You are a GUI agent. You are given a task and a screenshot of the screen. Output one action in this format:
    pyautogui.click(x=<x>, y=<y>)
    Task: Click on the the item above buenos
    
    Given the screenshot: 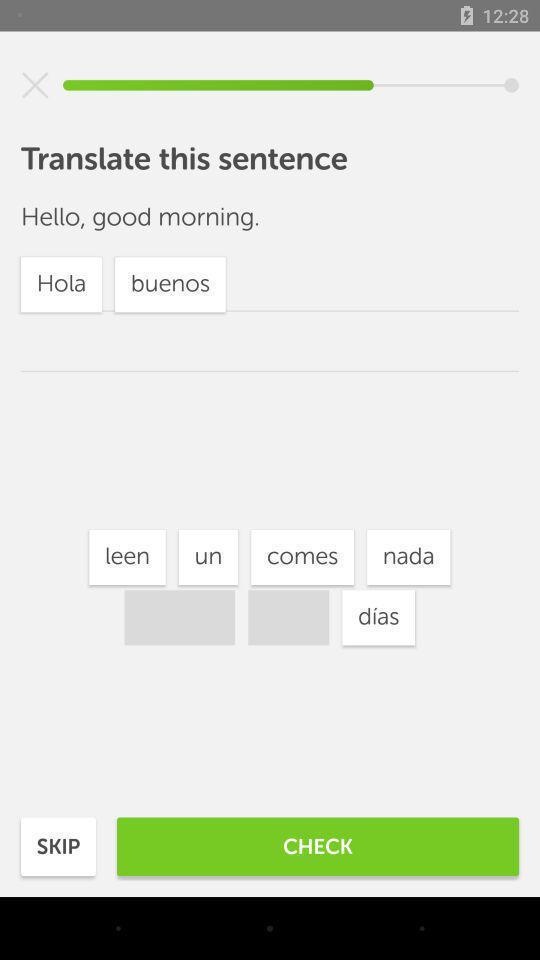 What is the action you would take?
    pyautogui.click(x=127, y=557)
    